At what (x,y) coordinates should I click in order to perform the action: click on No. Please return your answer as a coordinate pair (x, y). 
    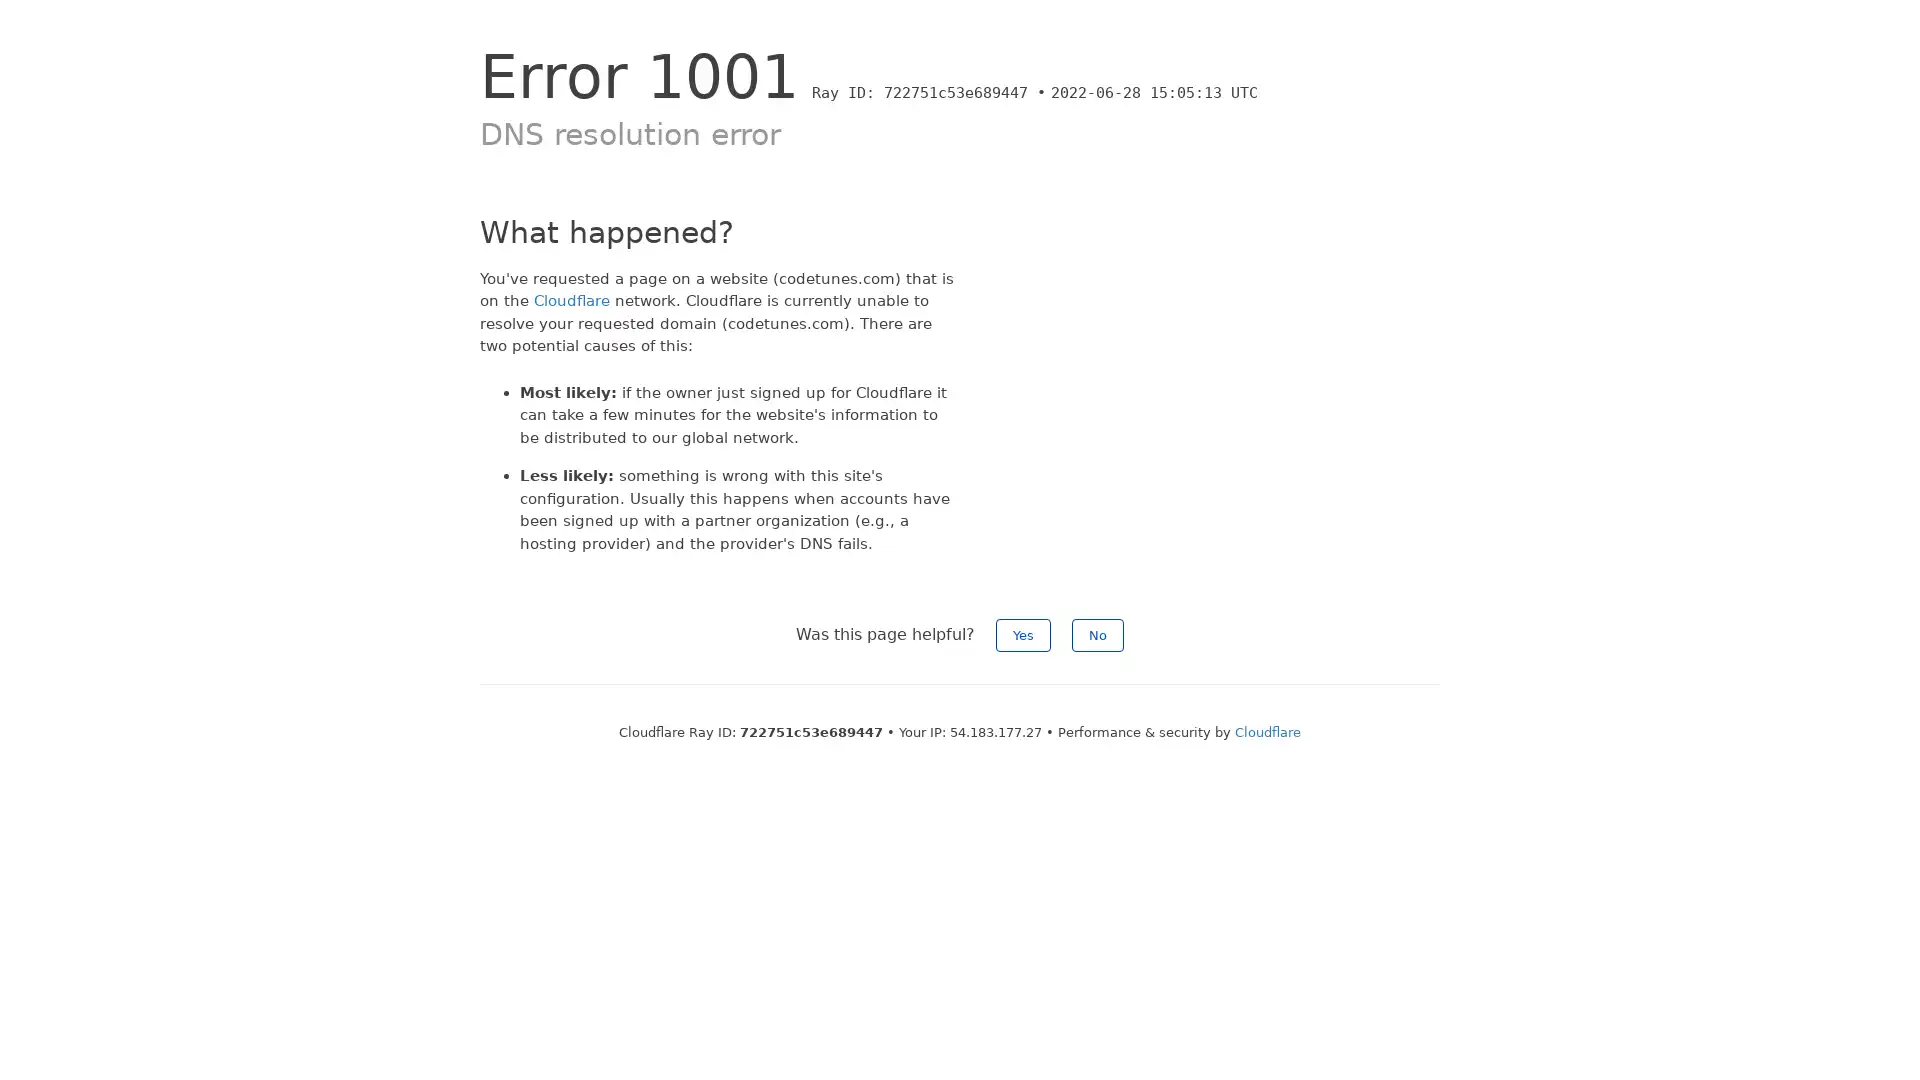
    Looking at the image, I should click on (1097, 635).